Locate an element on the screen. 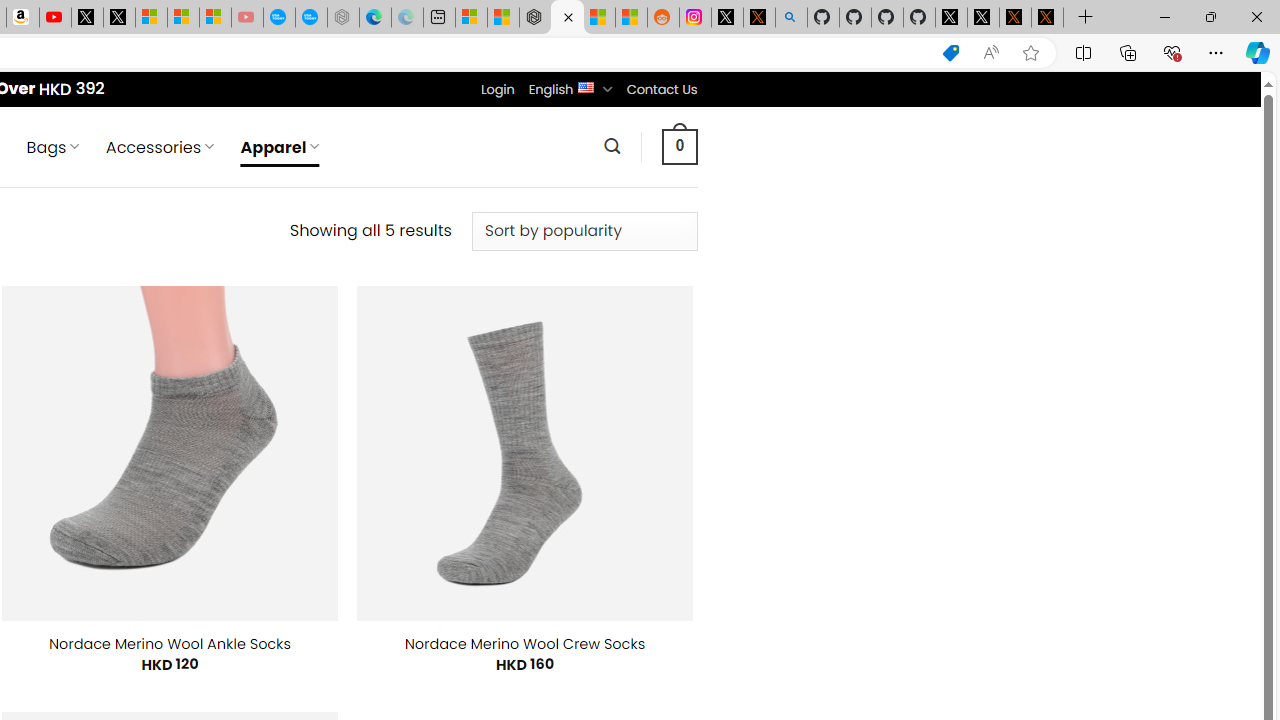  'Nordace - Nordace has arrived Hong Kong - Sleeping' is located at coordinates (343, 17).